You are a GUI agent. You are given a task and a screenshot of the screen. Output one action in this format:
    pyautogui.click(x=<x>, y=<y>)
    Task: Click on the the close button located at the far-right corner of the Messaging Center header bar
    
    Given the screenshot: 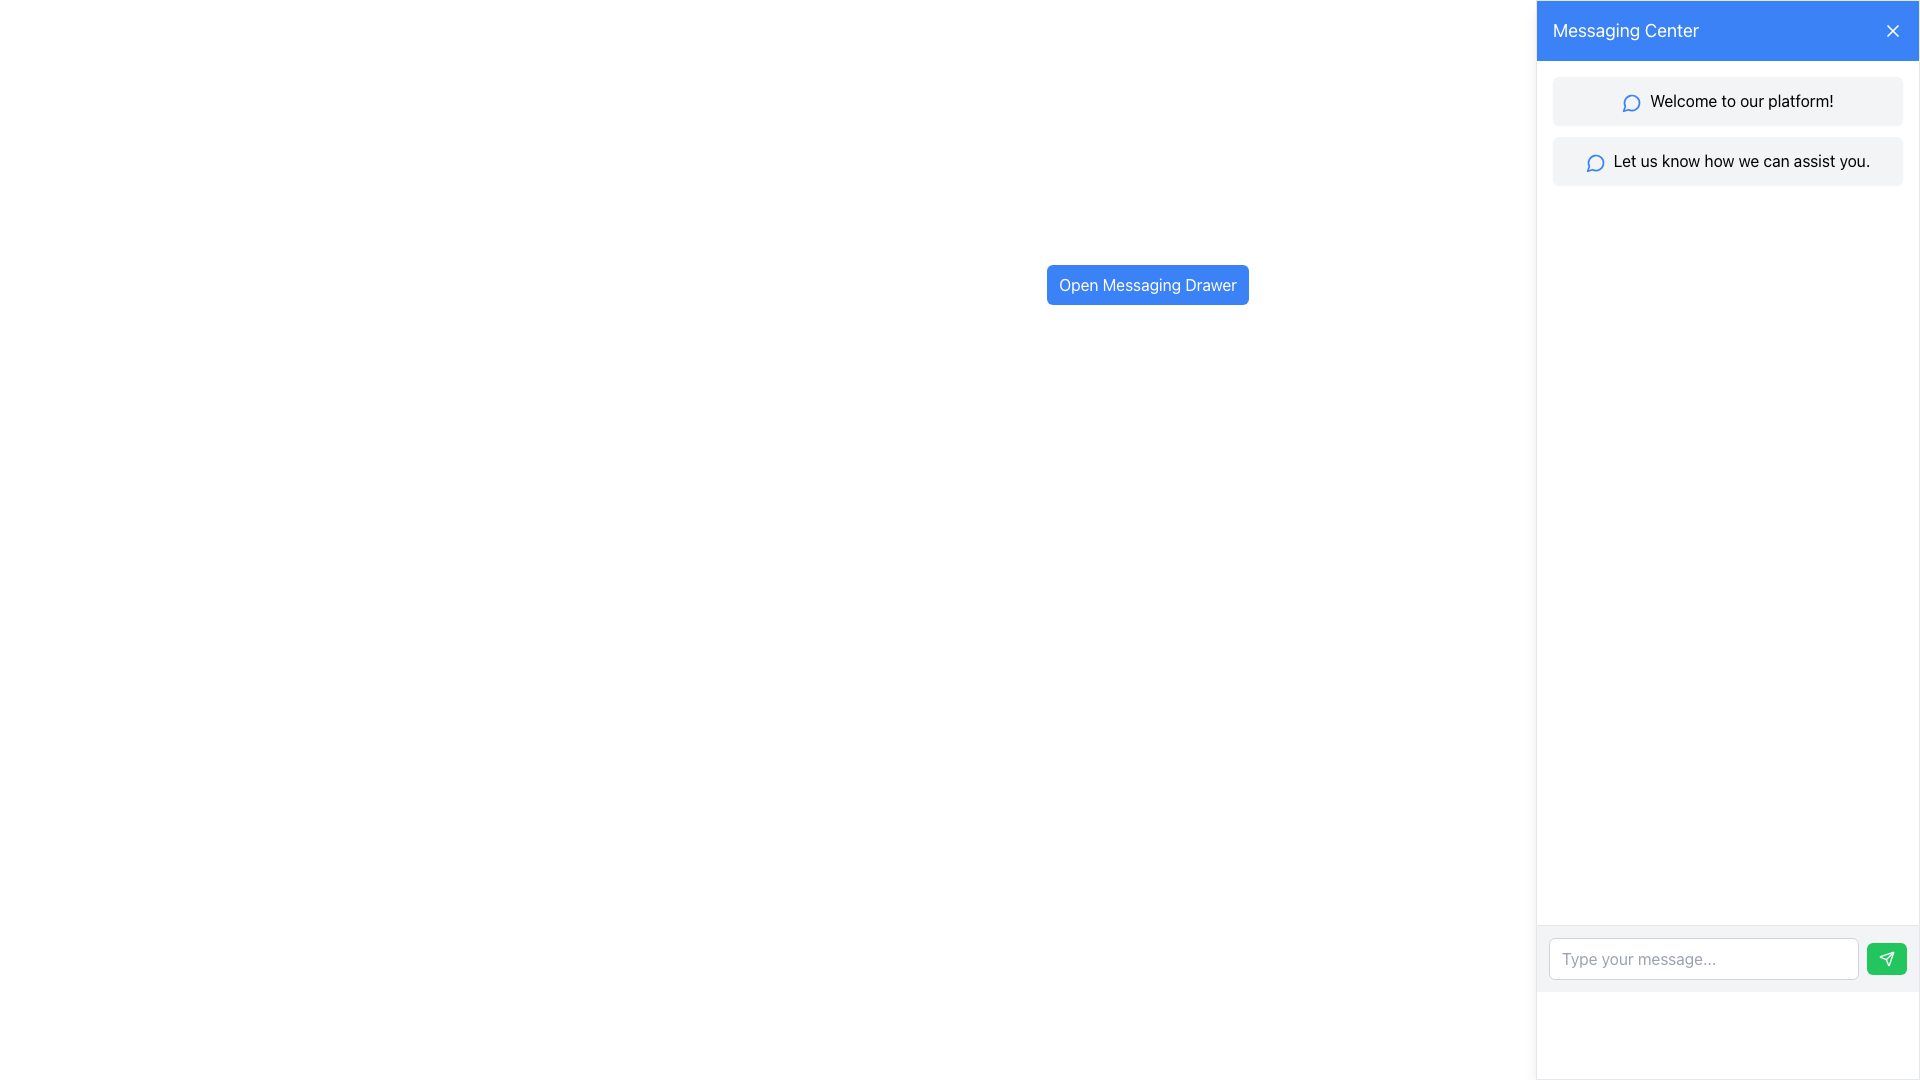 What is the action you would take?
    pyautogui.click(x=1891, y=30)
    